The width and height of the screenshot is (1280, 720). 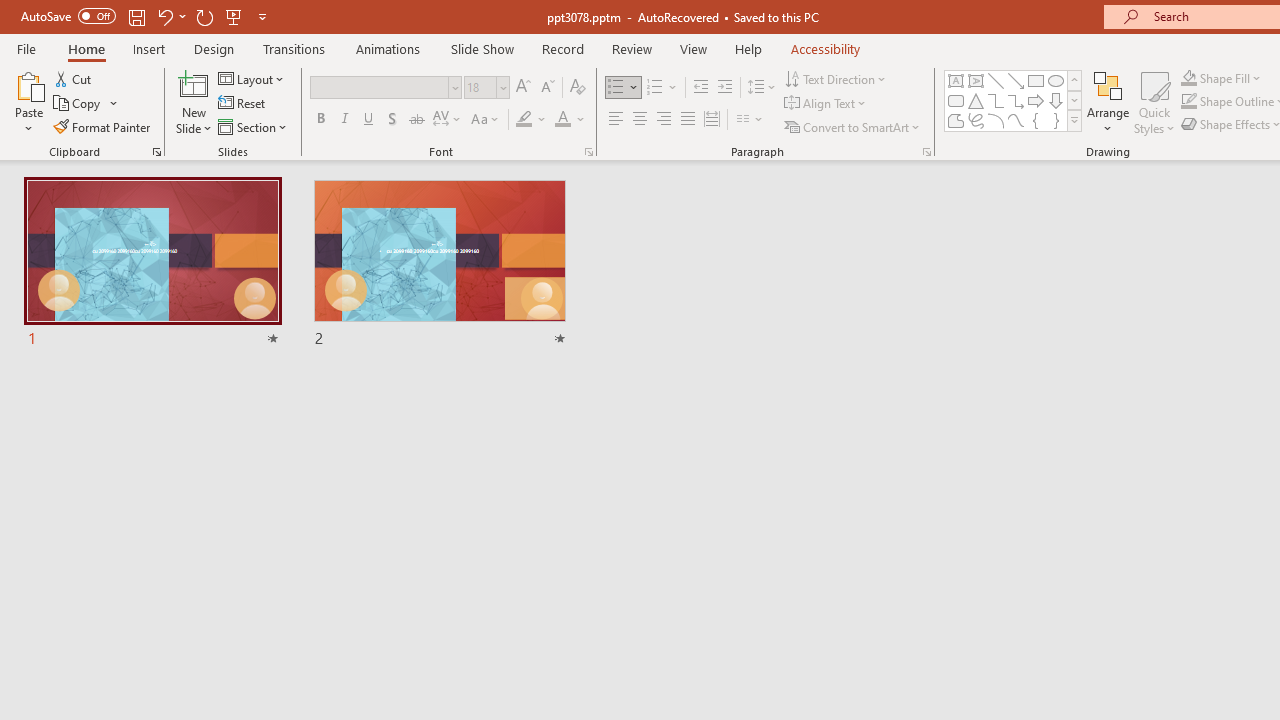 What do you see at coordinates (1055, 100) in the screenshot?
I see `'Arrow: Down'` at bounding box center [1055, 100].